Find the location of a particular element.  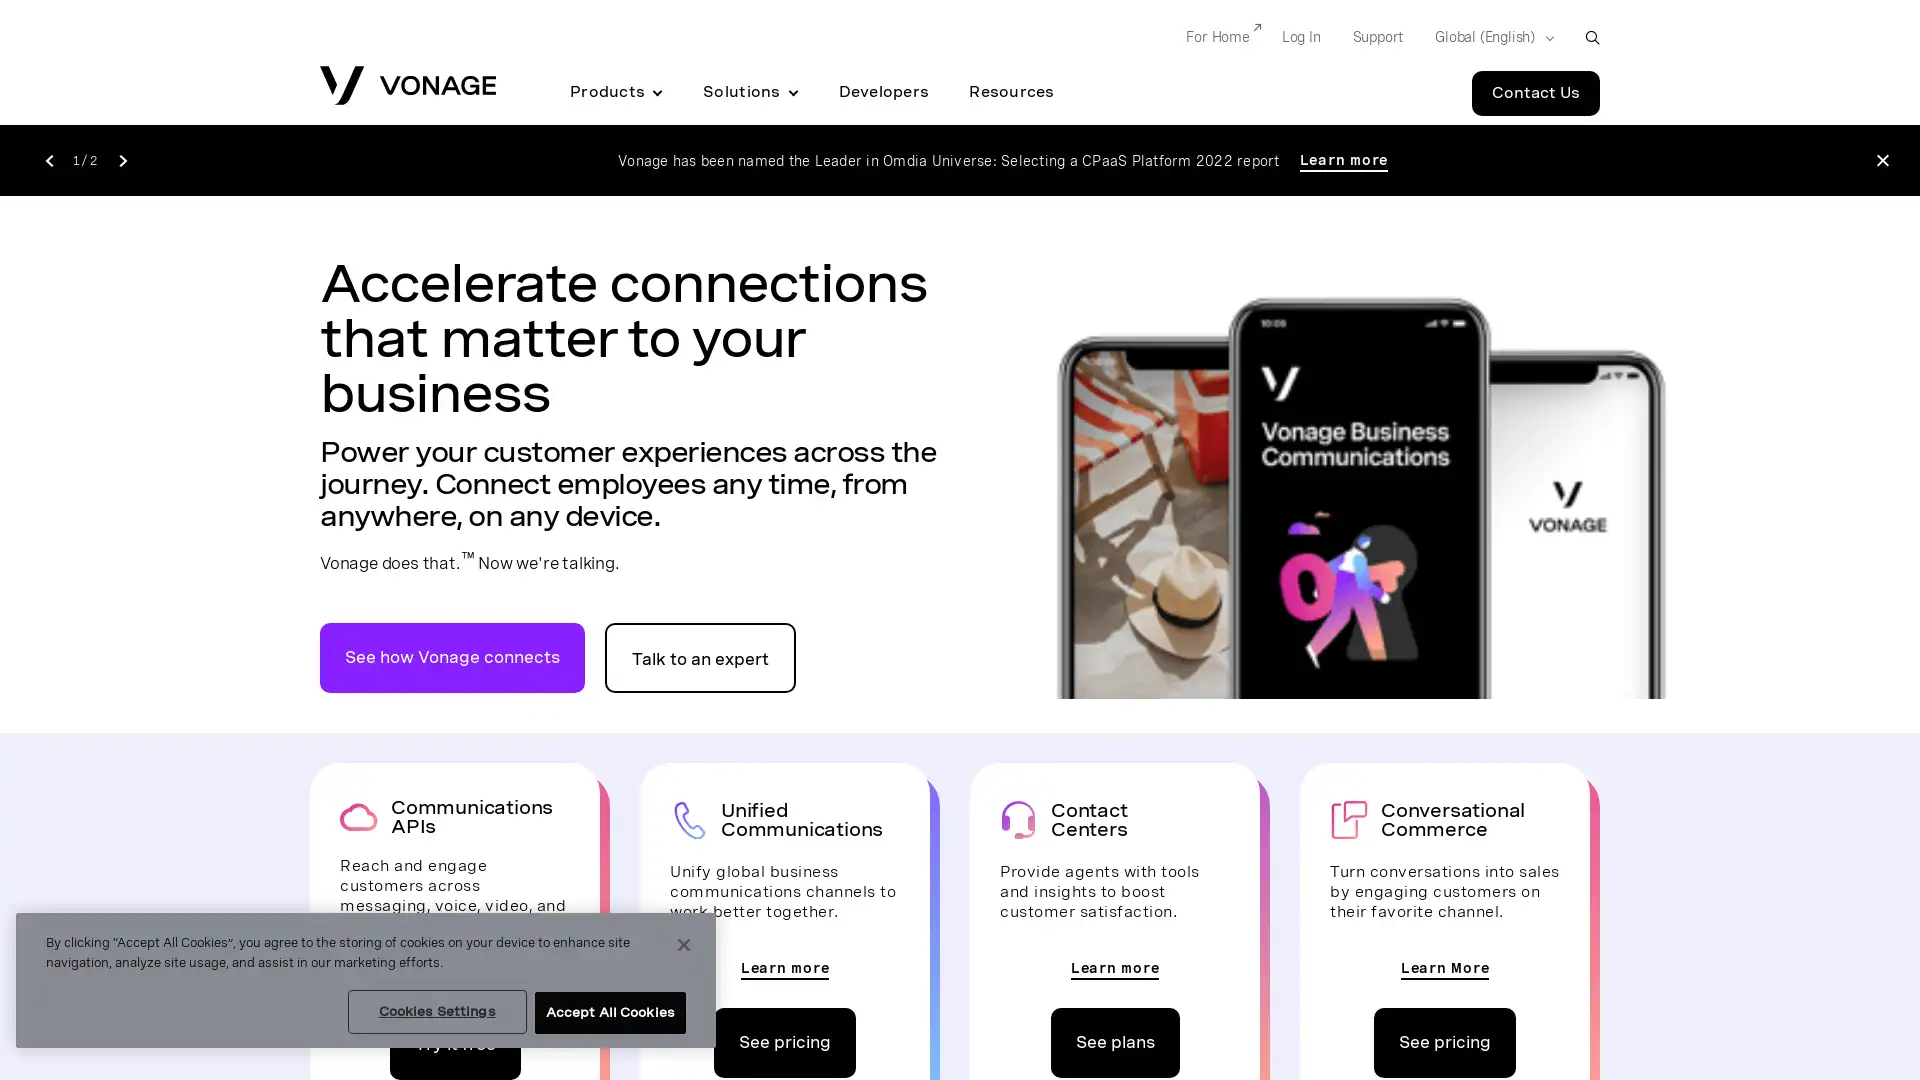

Go to the next announcement is located at coordinates (121, 158).